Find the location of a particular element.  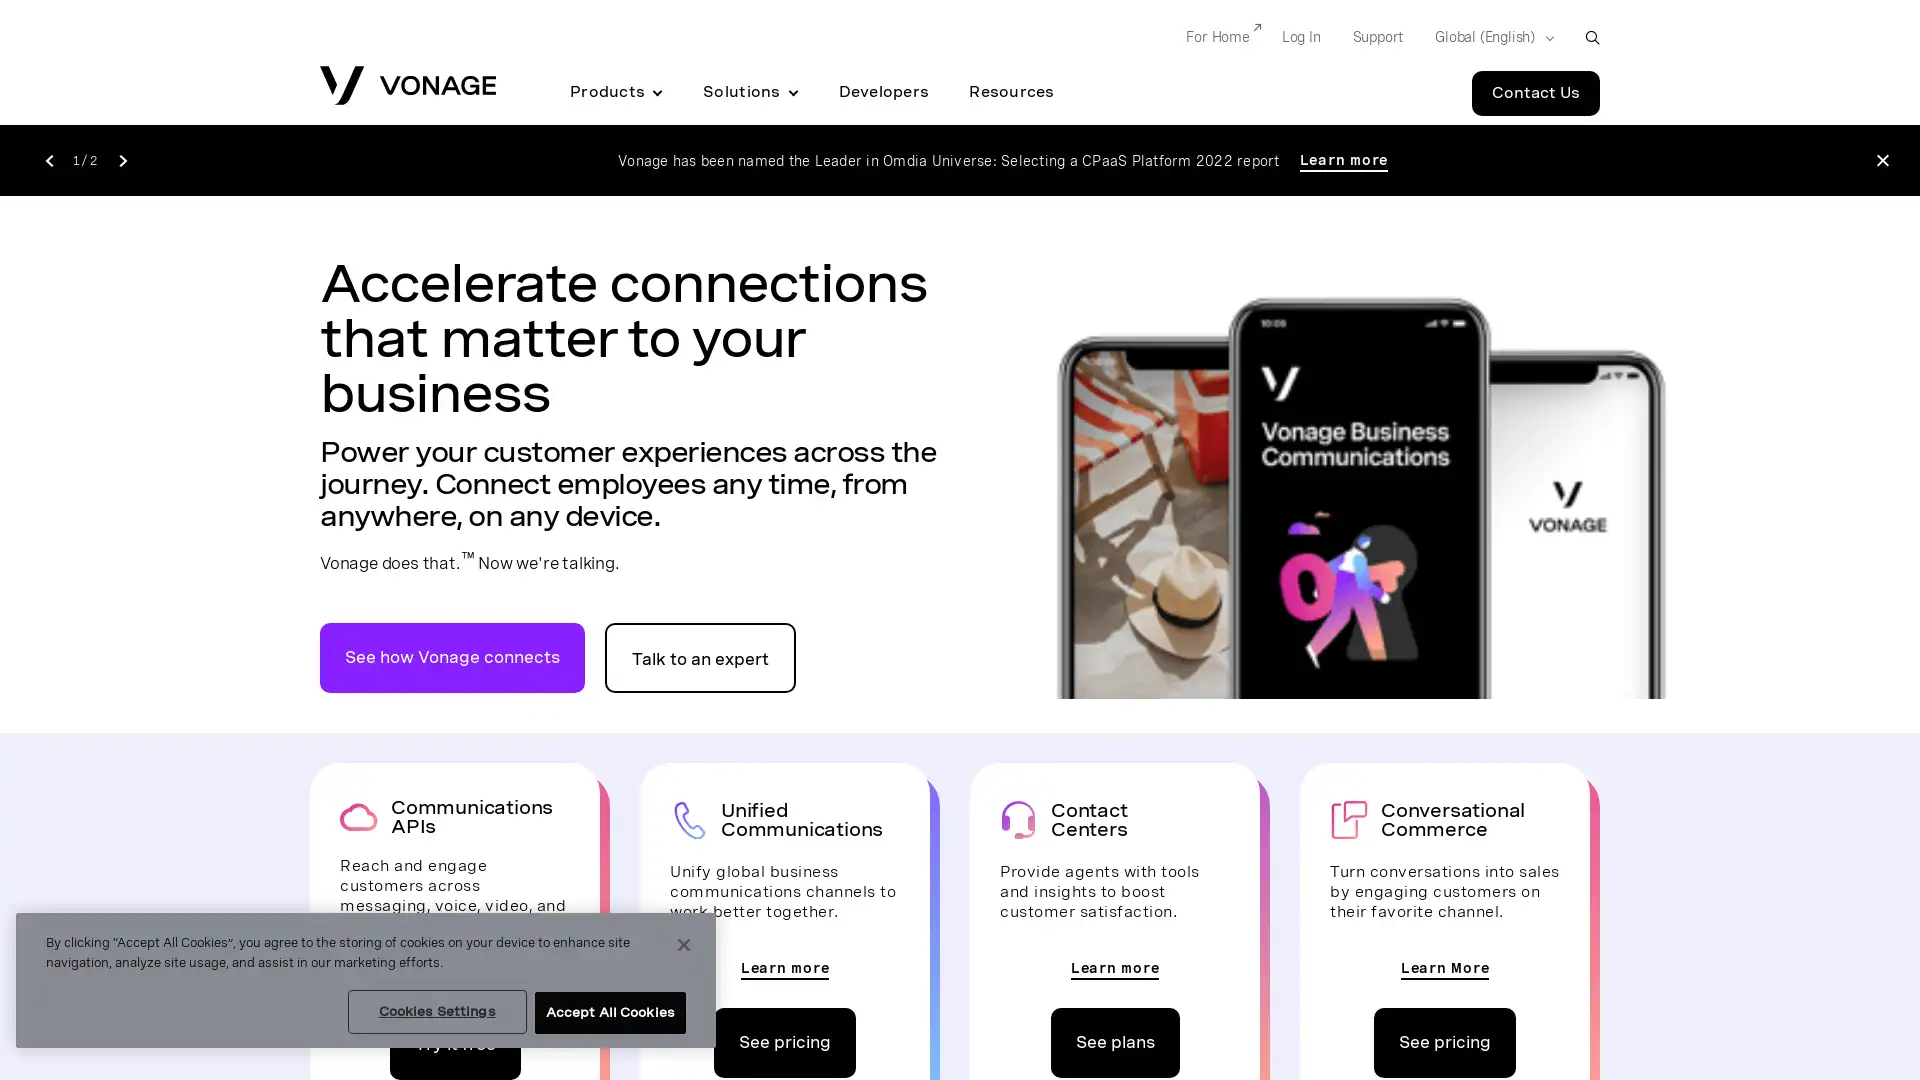

Go to the next announcement is located at coordinates (121, 158).